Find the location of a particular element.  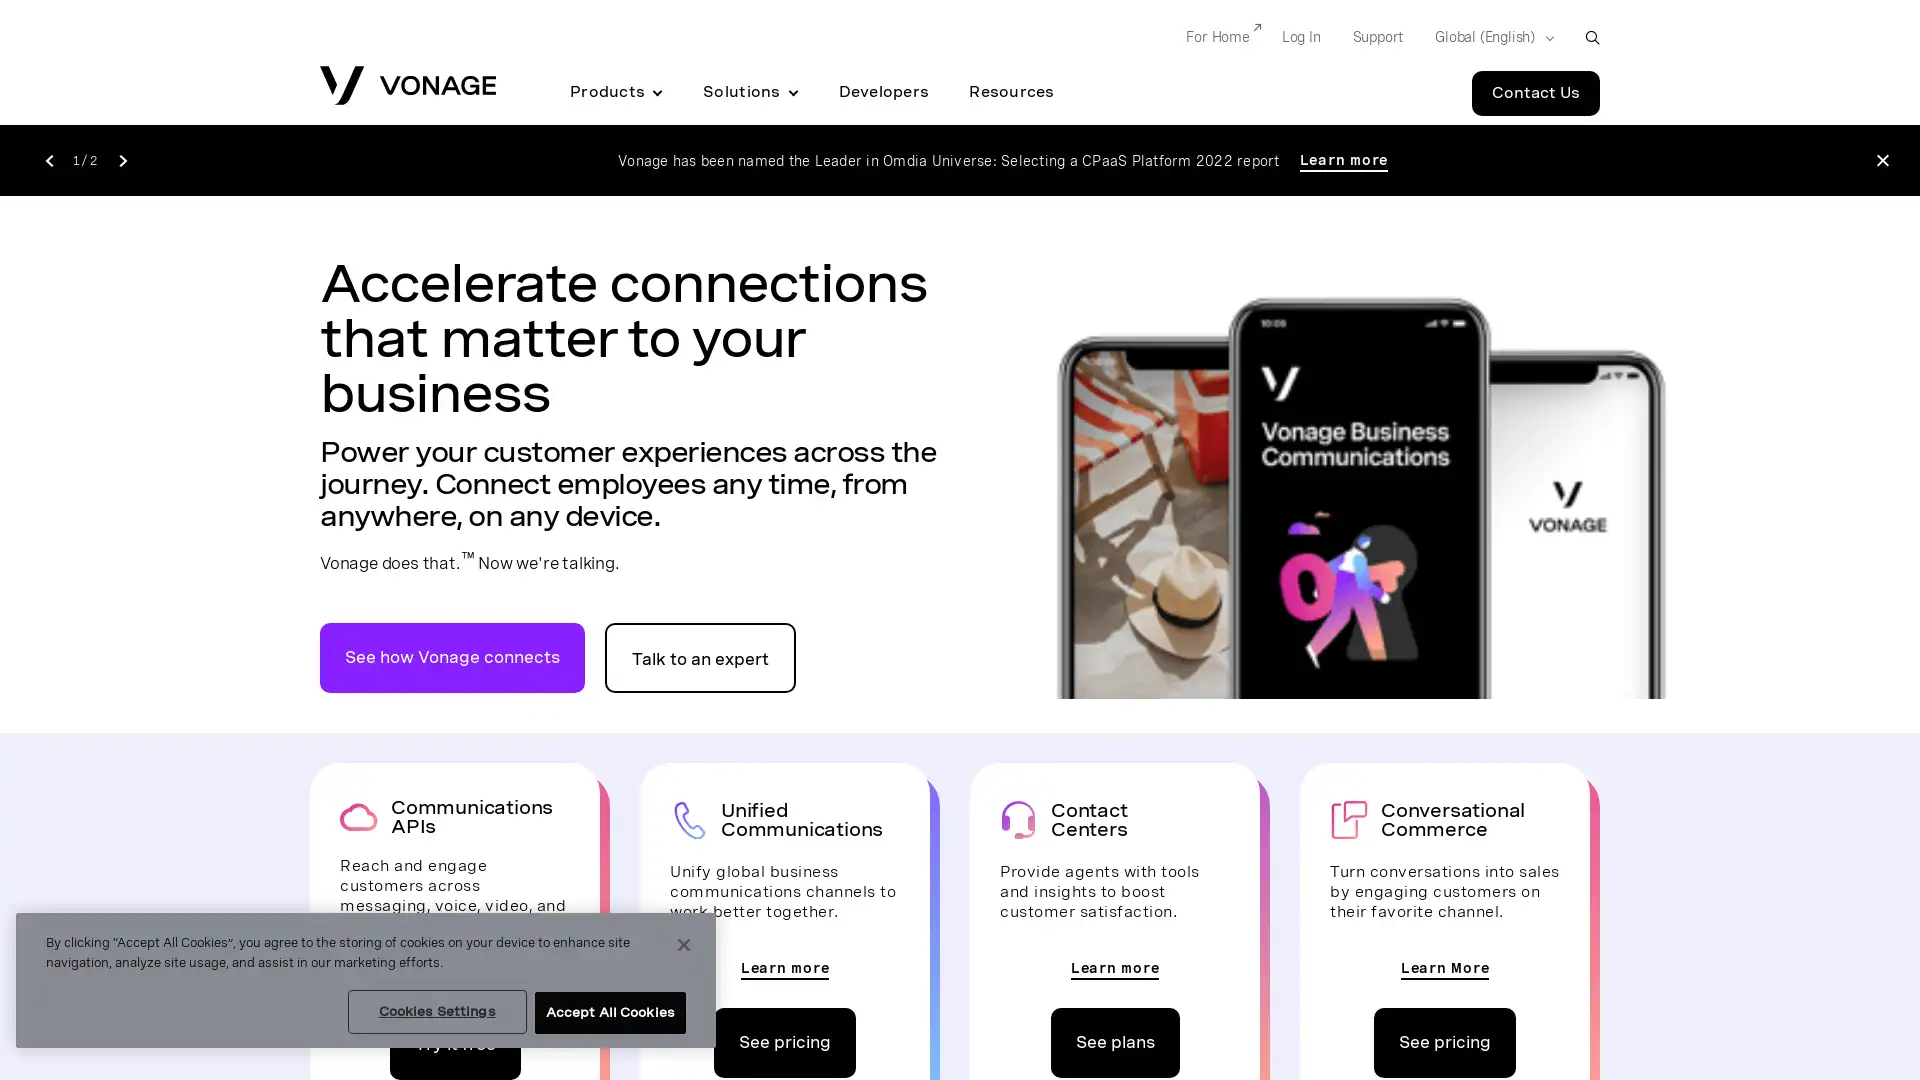

Go to the next announcement is located at coordinates (121, 158).